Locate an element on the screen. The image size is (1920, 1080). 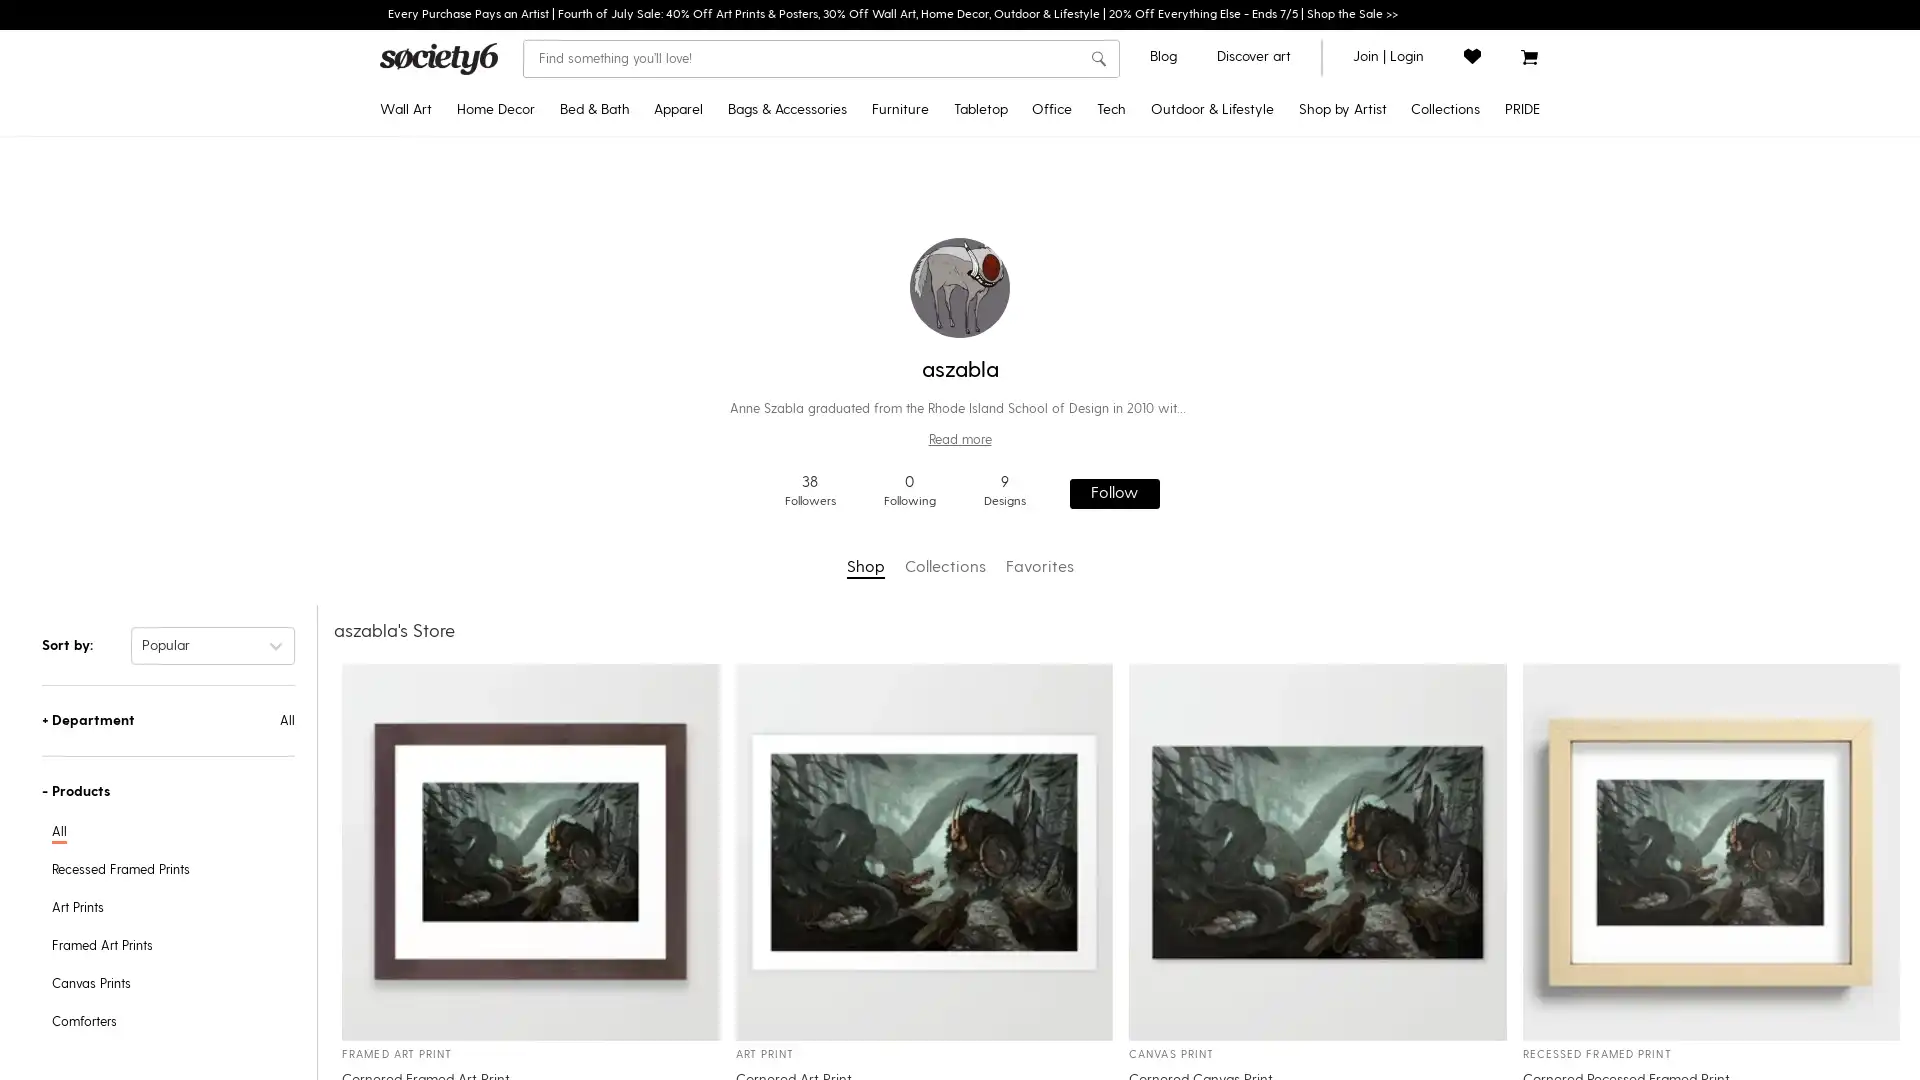
Android Wallet Cases is located at coordinates (1182, 256).